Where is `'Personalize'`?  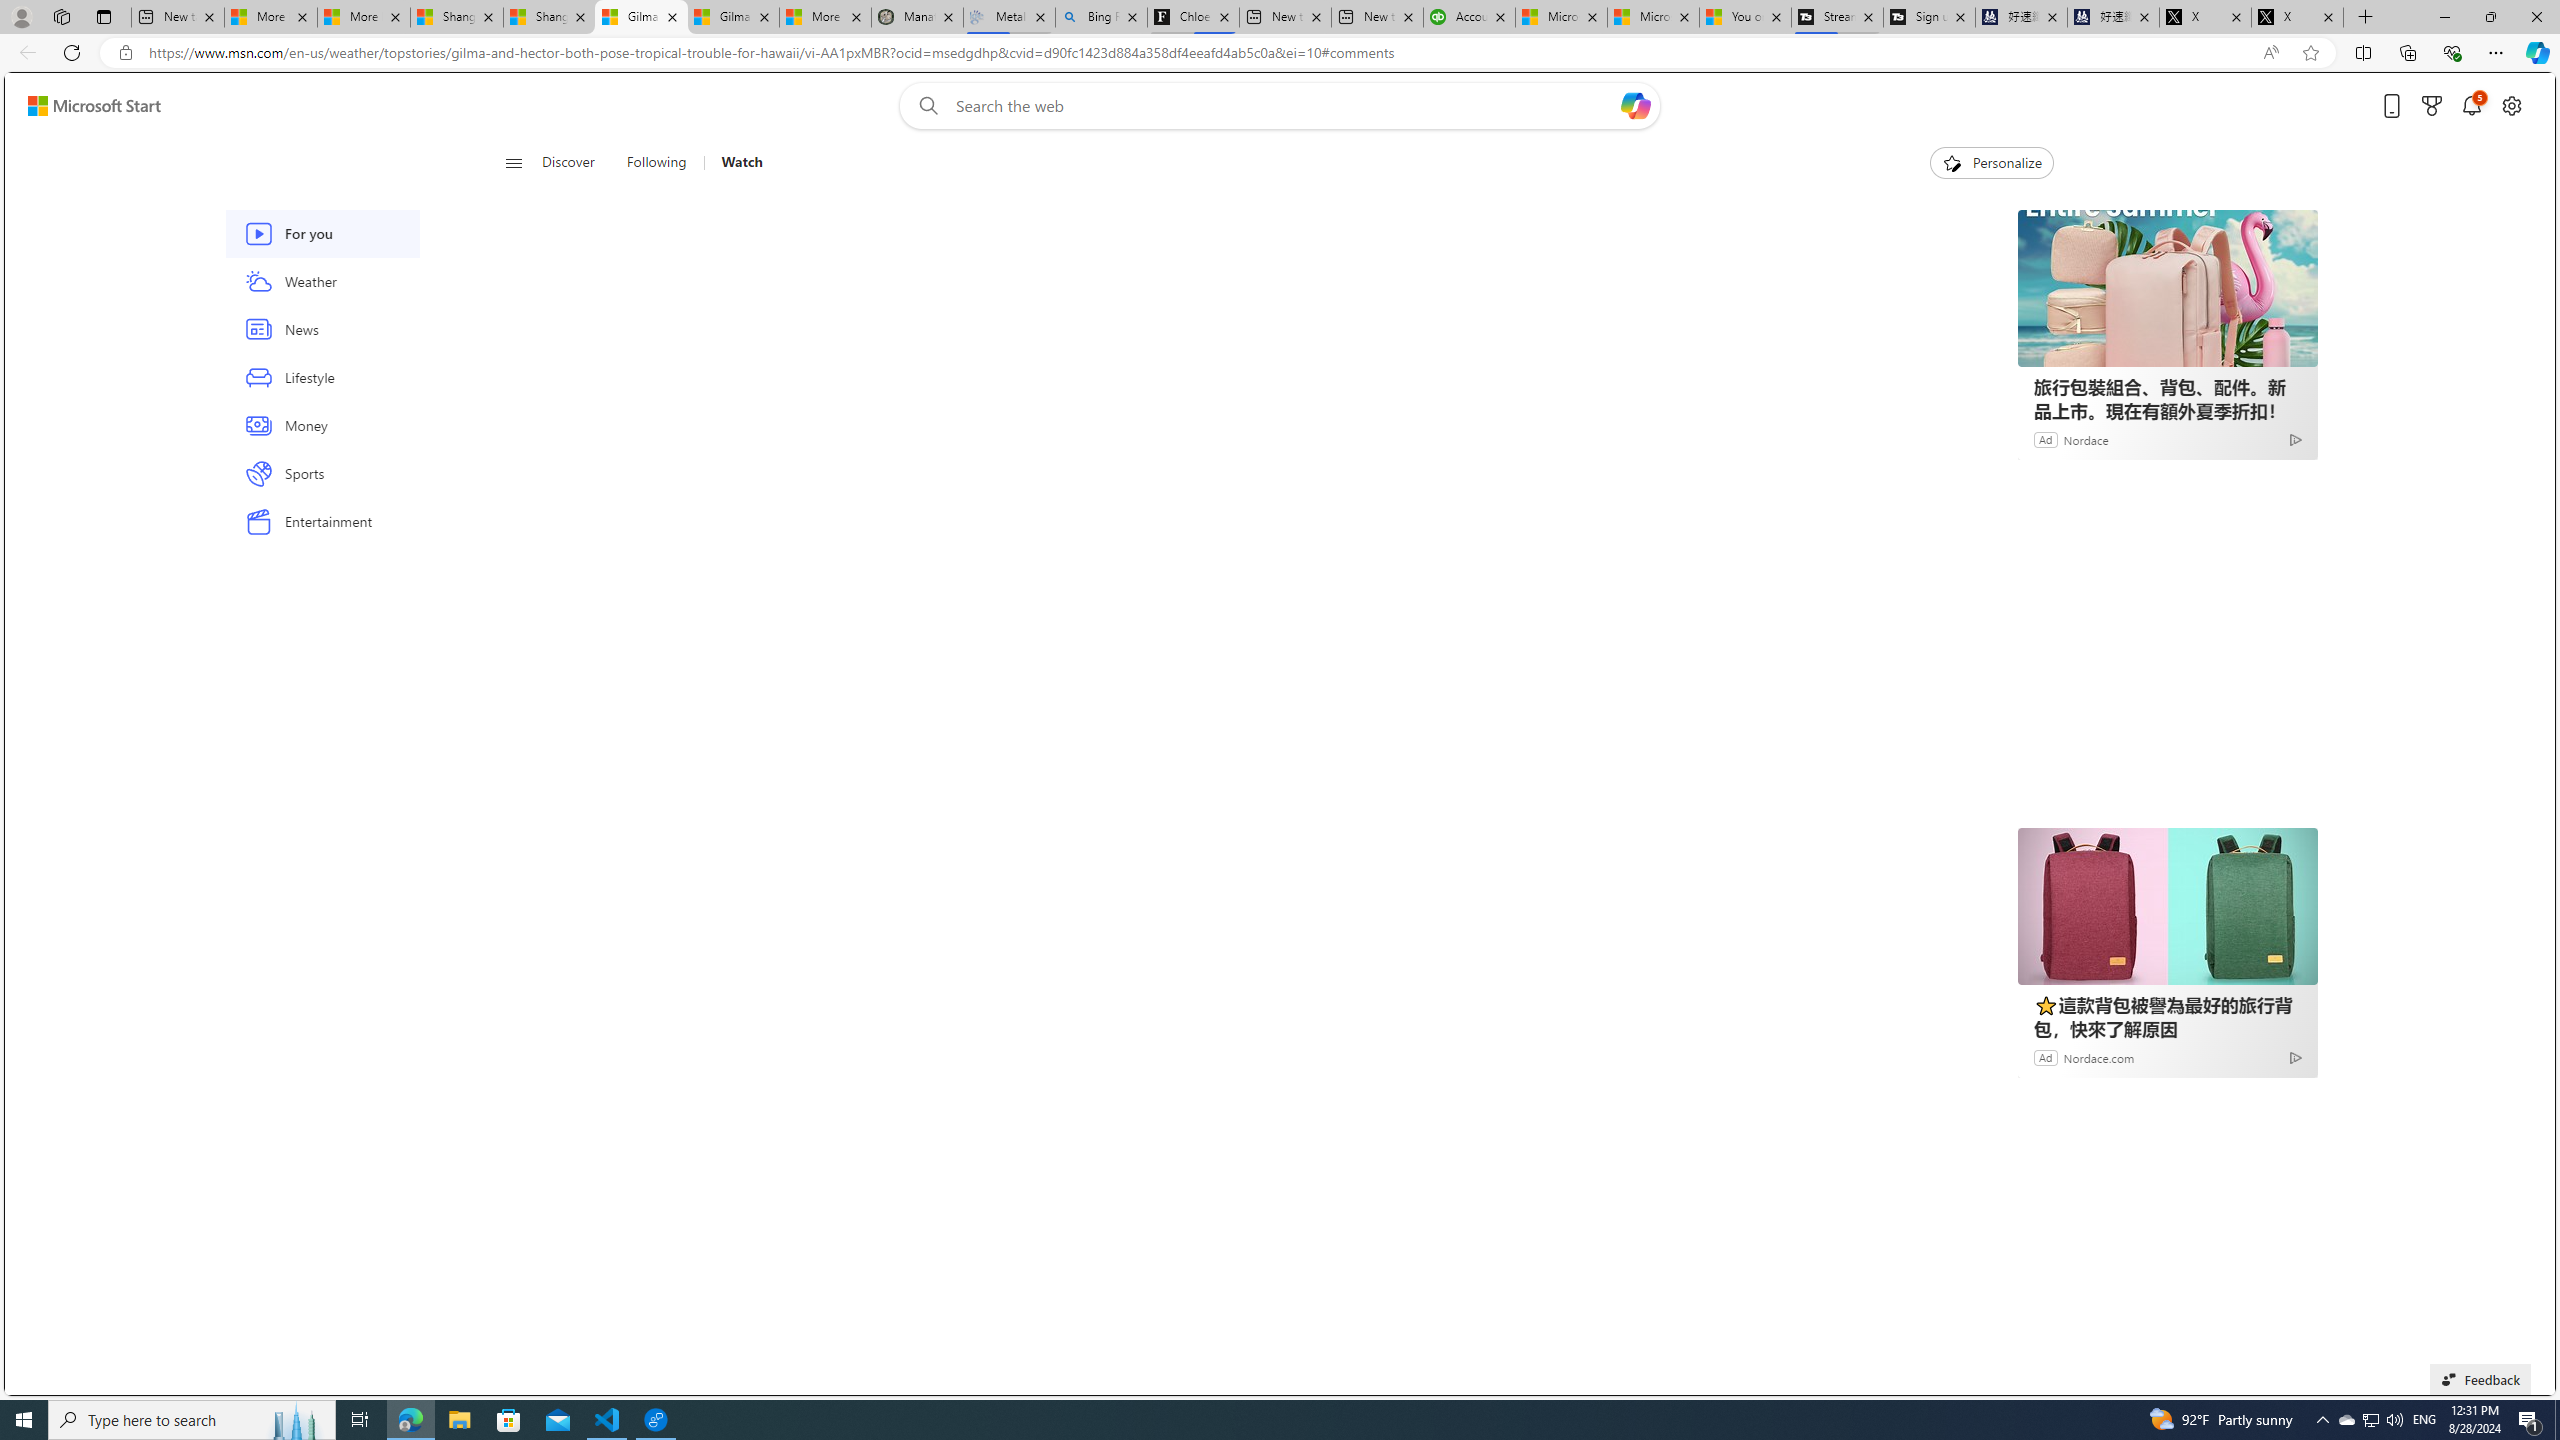
'Personalize' is located at coordinates (1990, 162).